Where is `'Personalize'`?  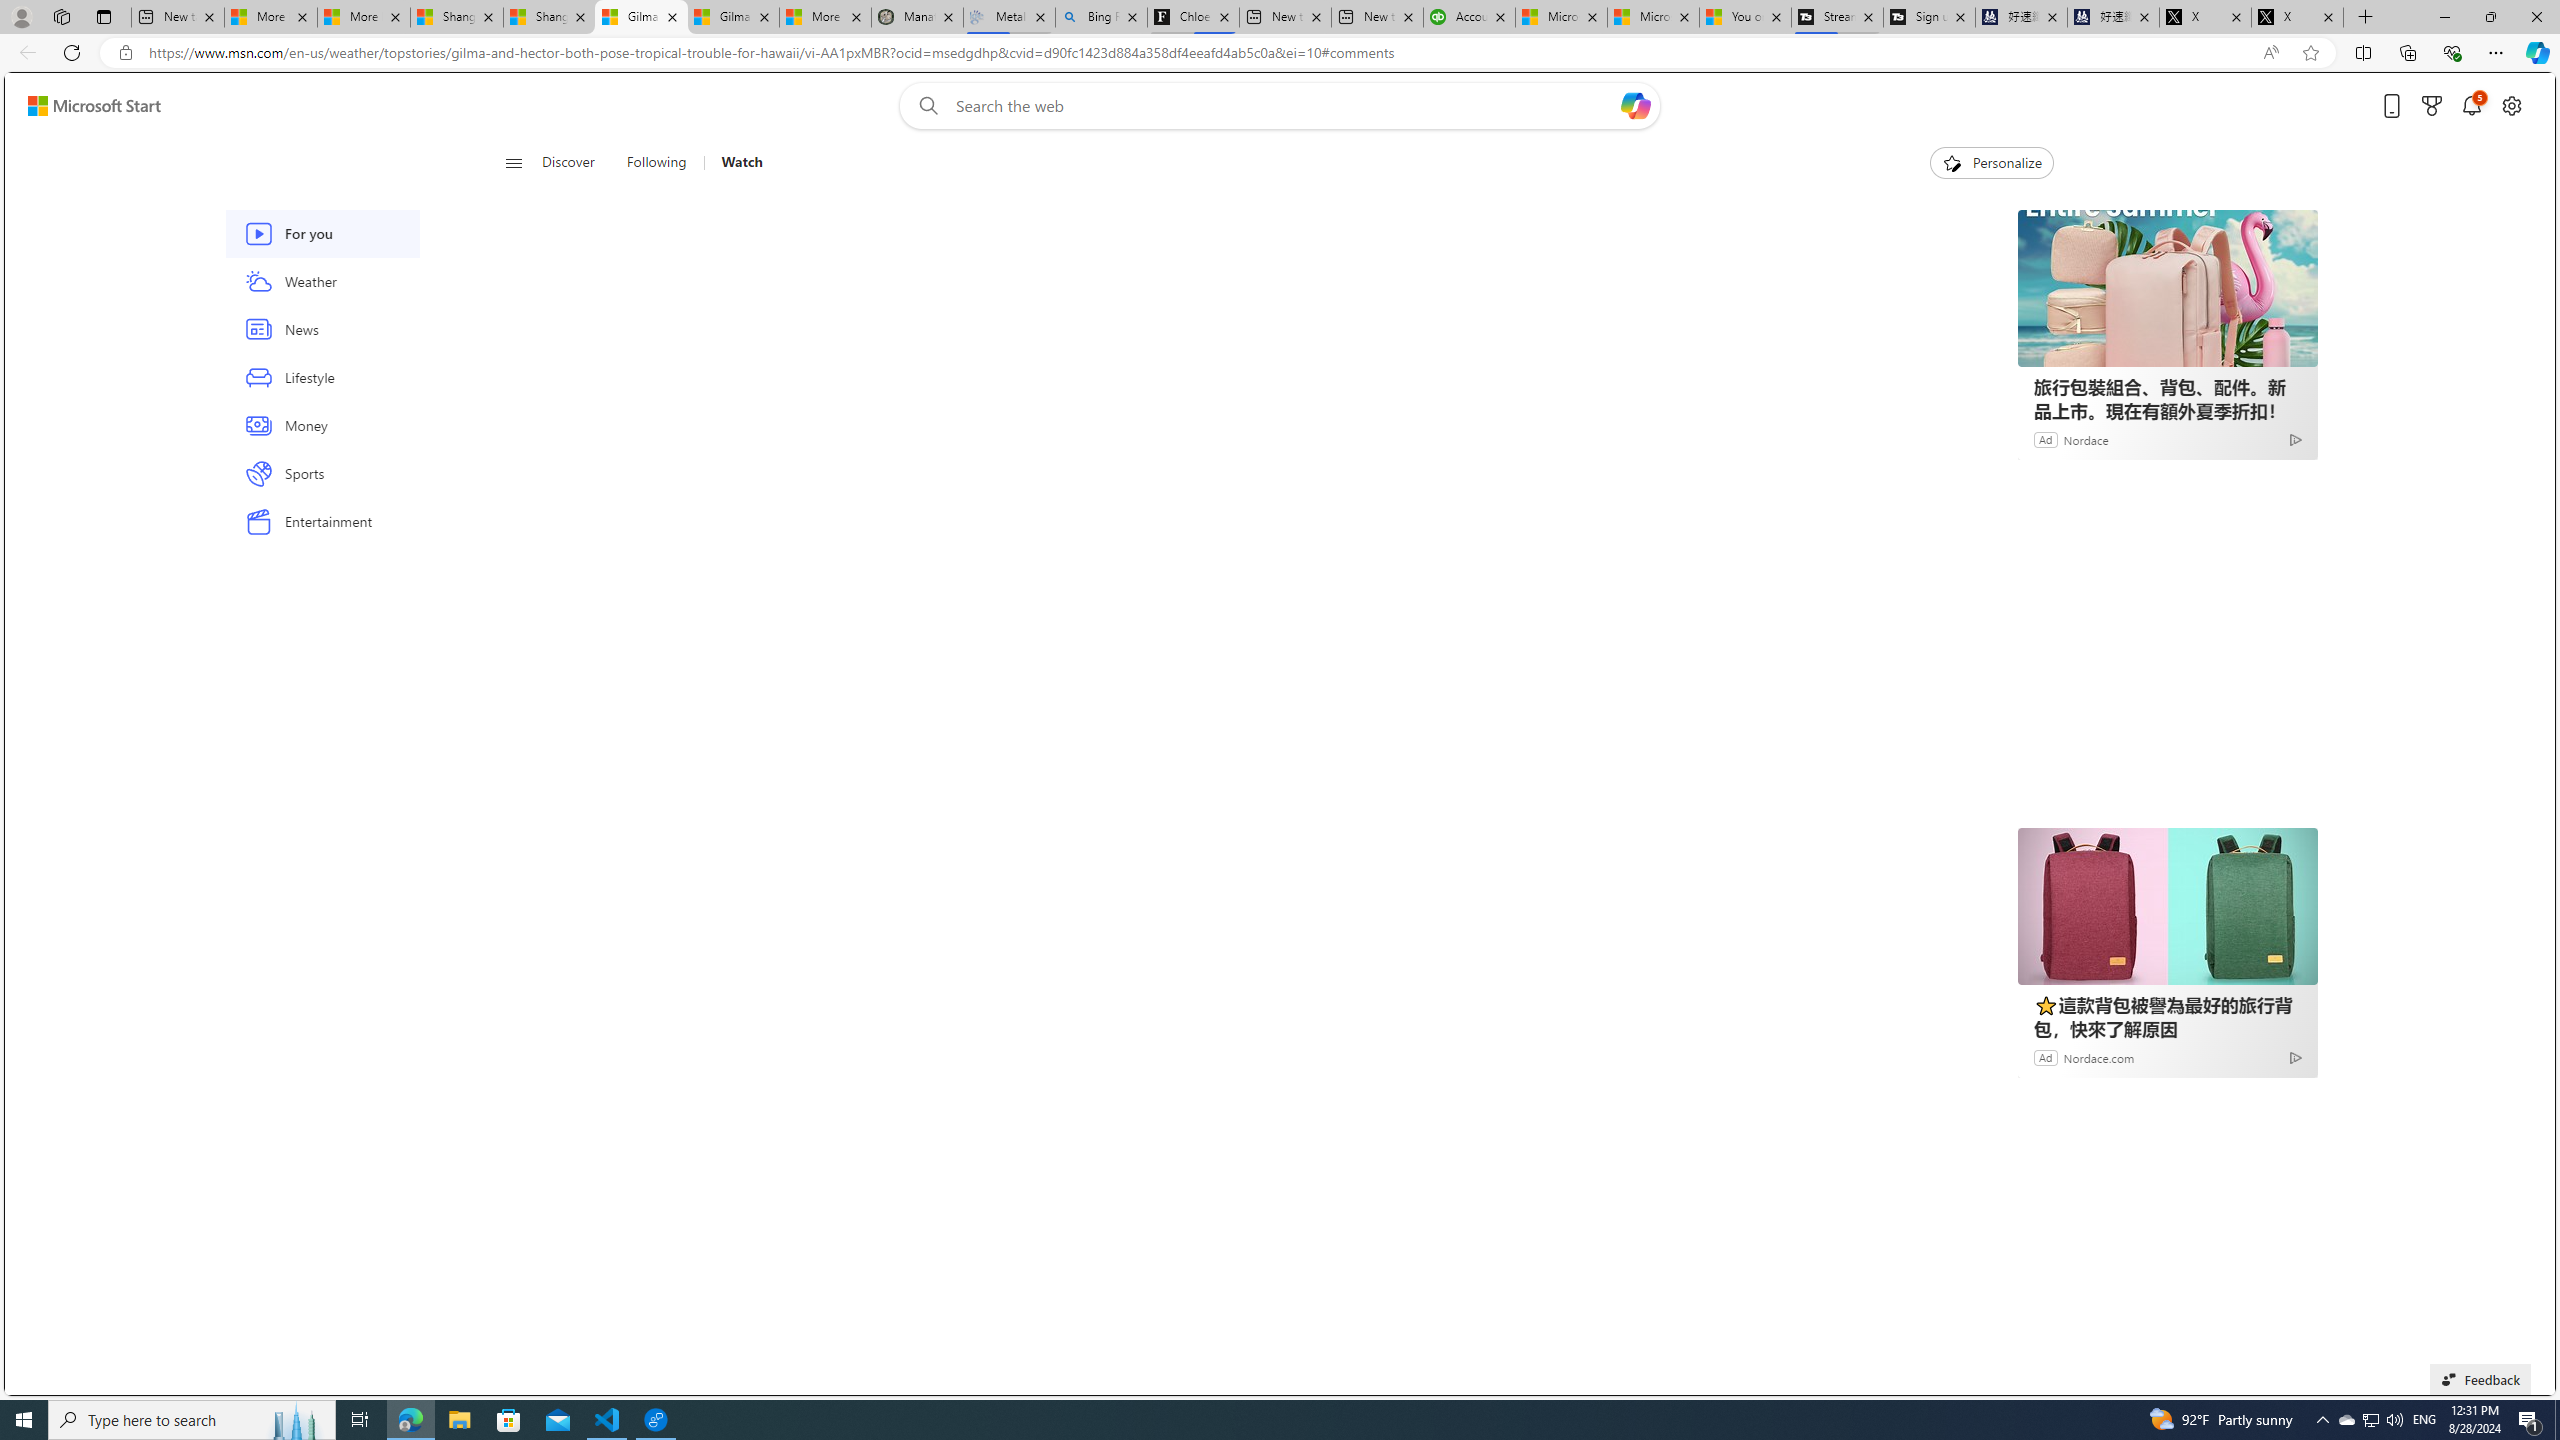
'Personalize' is located at coordinates (1990, 162).